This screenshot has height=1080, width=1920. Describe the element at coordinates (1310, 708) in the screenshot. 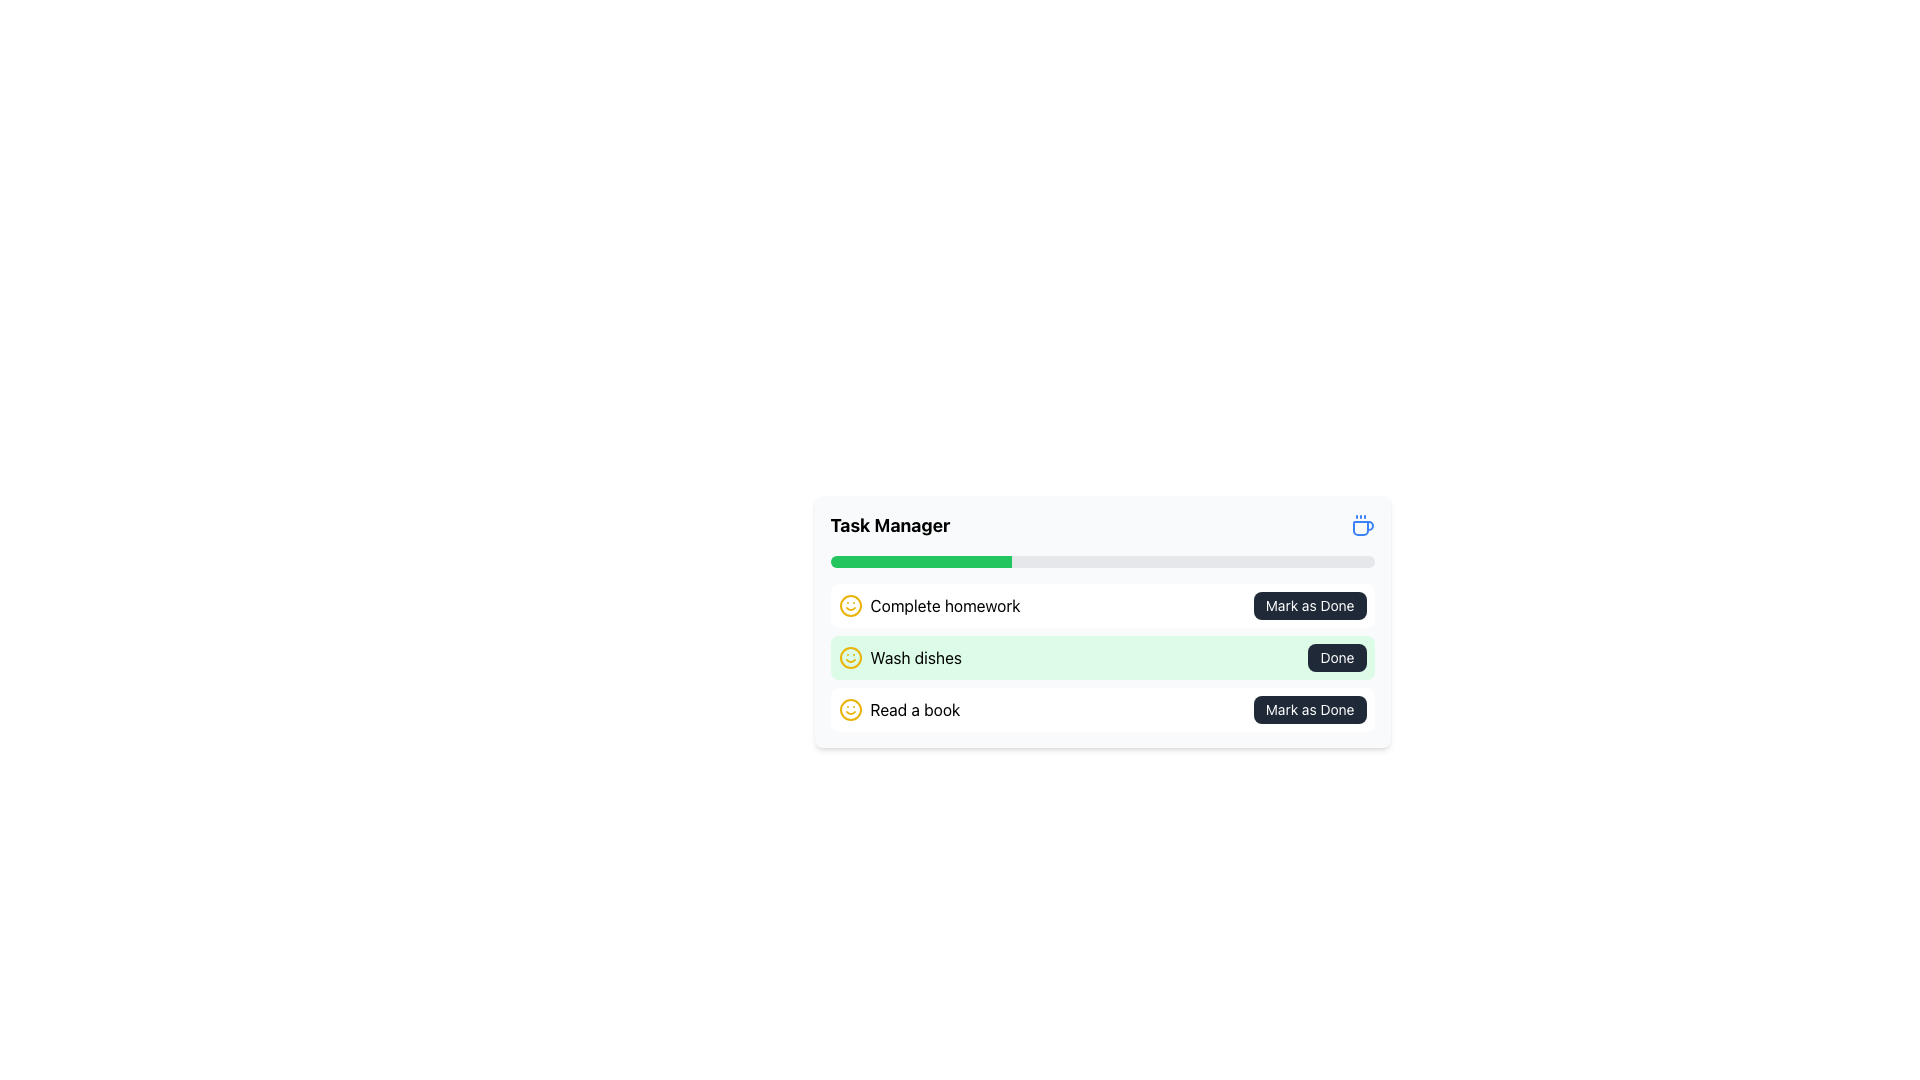

I see `the 'Mark as Done' button with a dark gray background and white text located in the third row of task entries labeled 'Read a book' to change its background color` at that location.